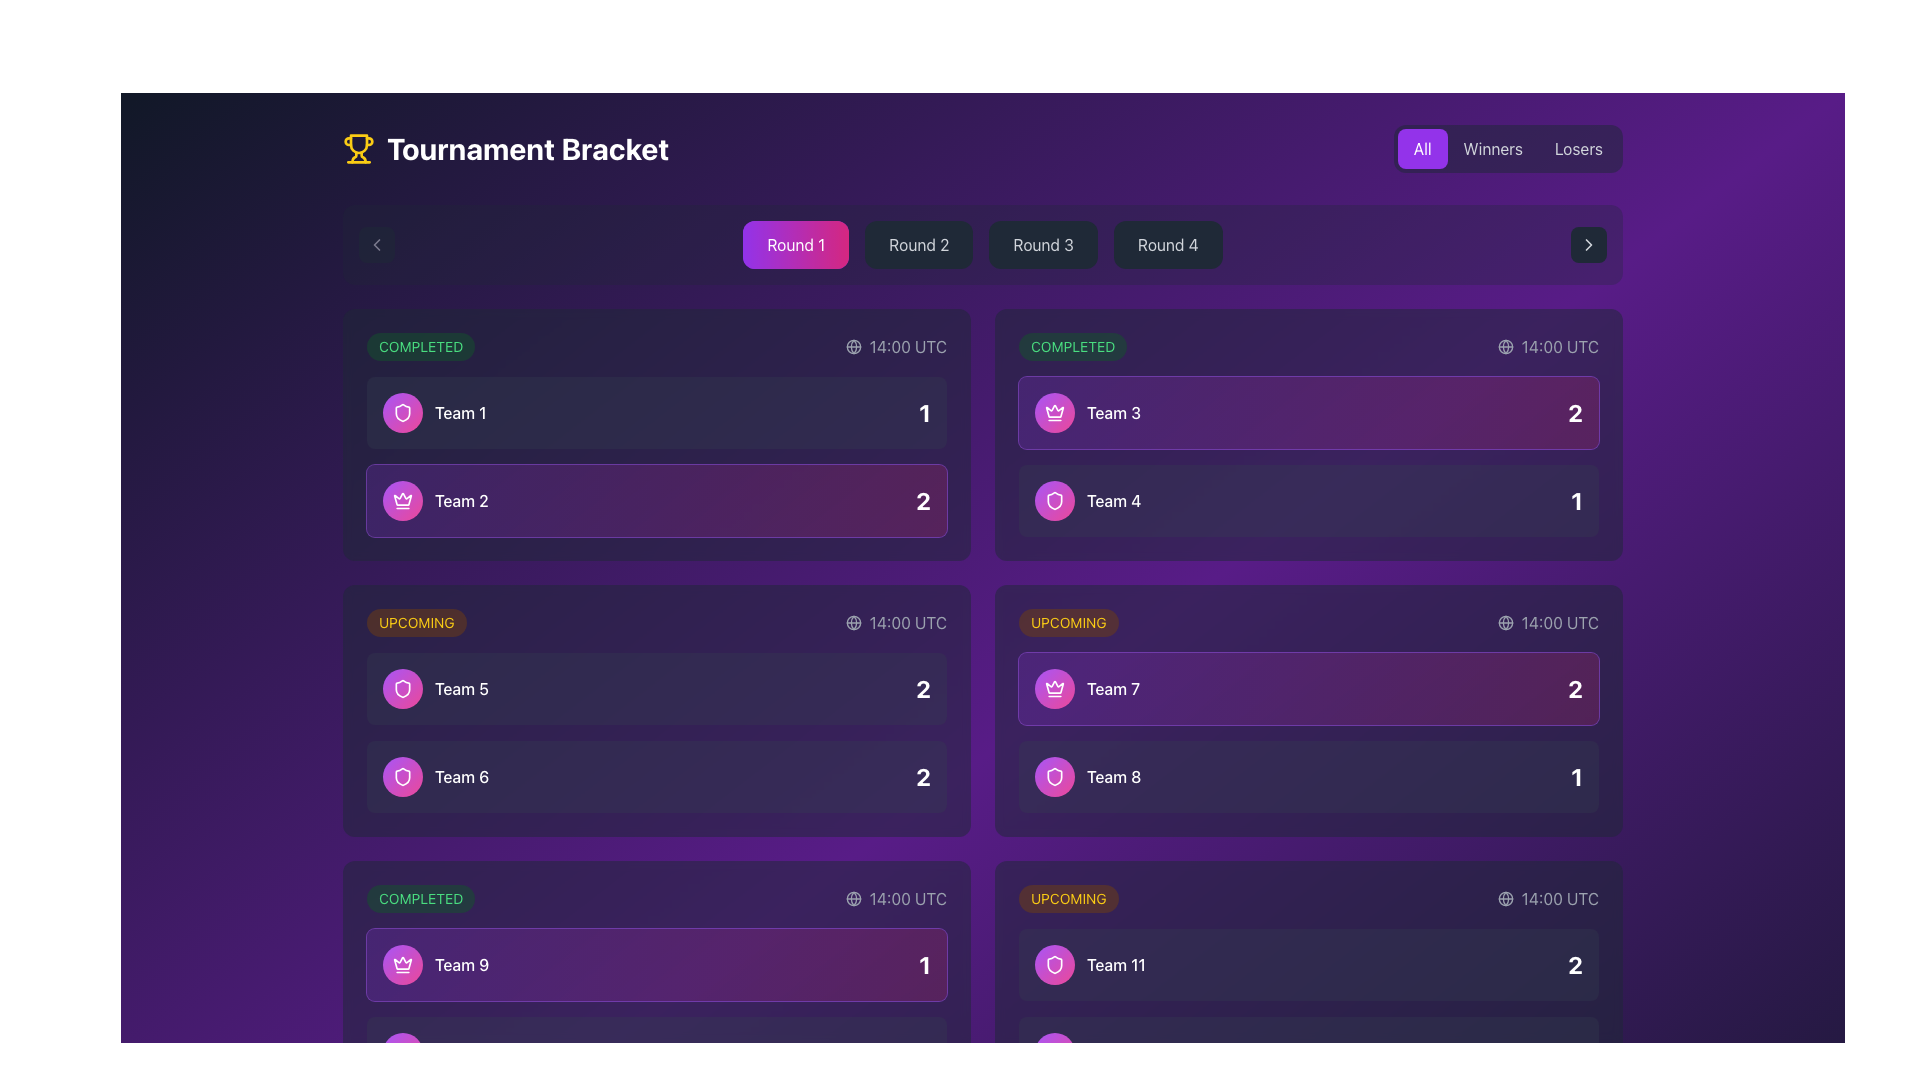  What do you see at coordinates (1578, 148) in the screenshot?
I see `the 'Losers' button, which is the third button in a row of three options ('All', 'Winners', 'Losers') located in the top-right corner of the interface, to filter the view` at bounding box center [1578, 148].